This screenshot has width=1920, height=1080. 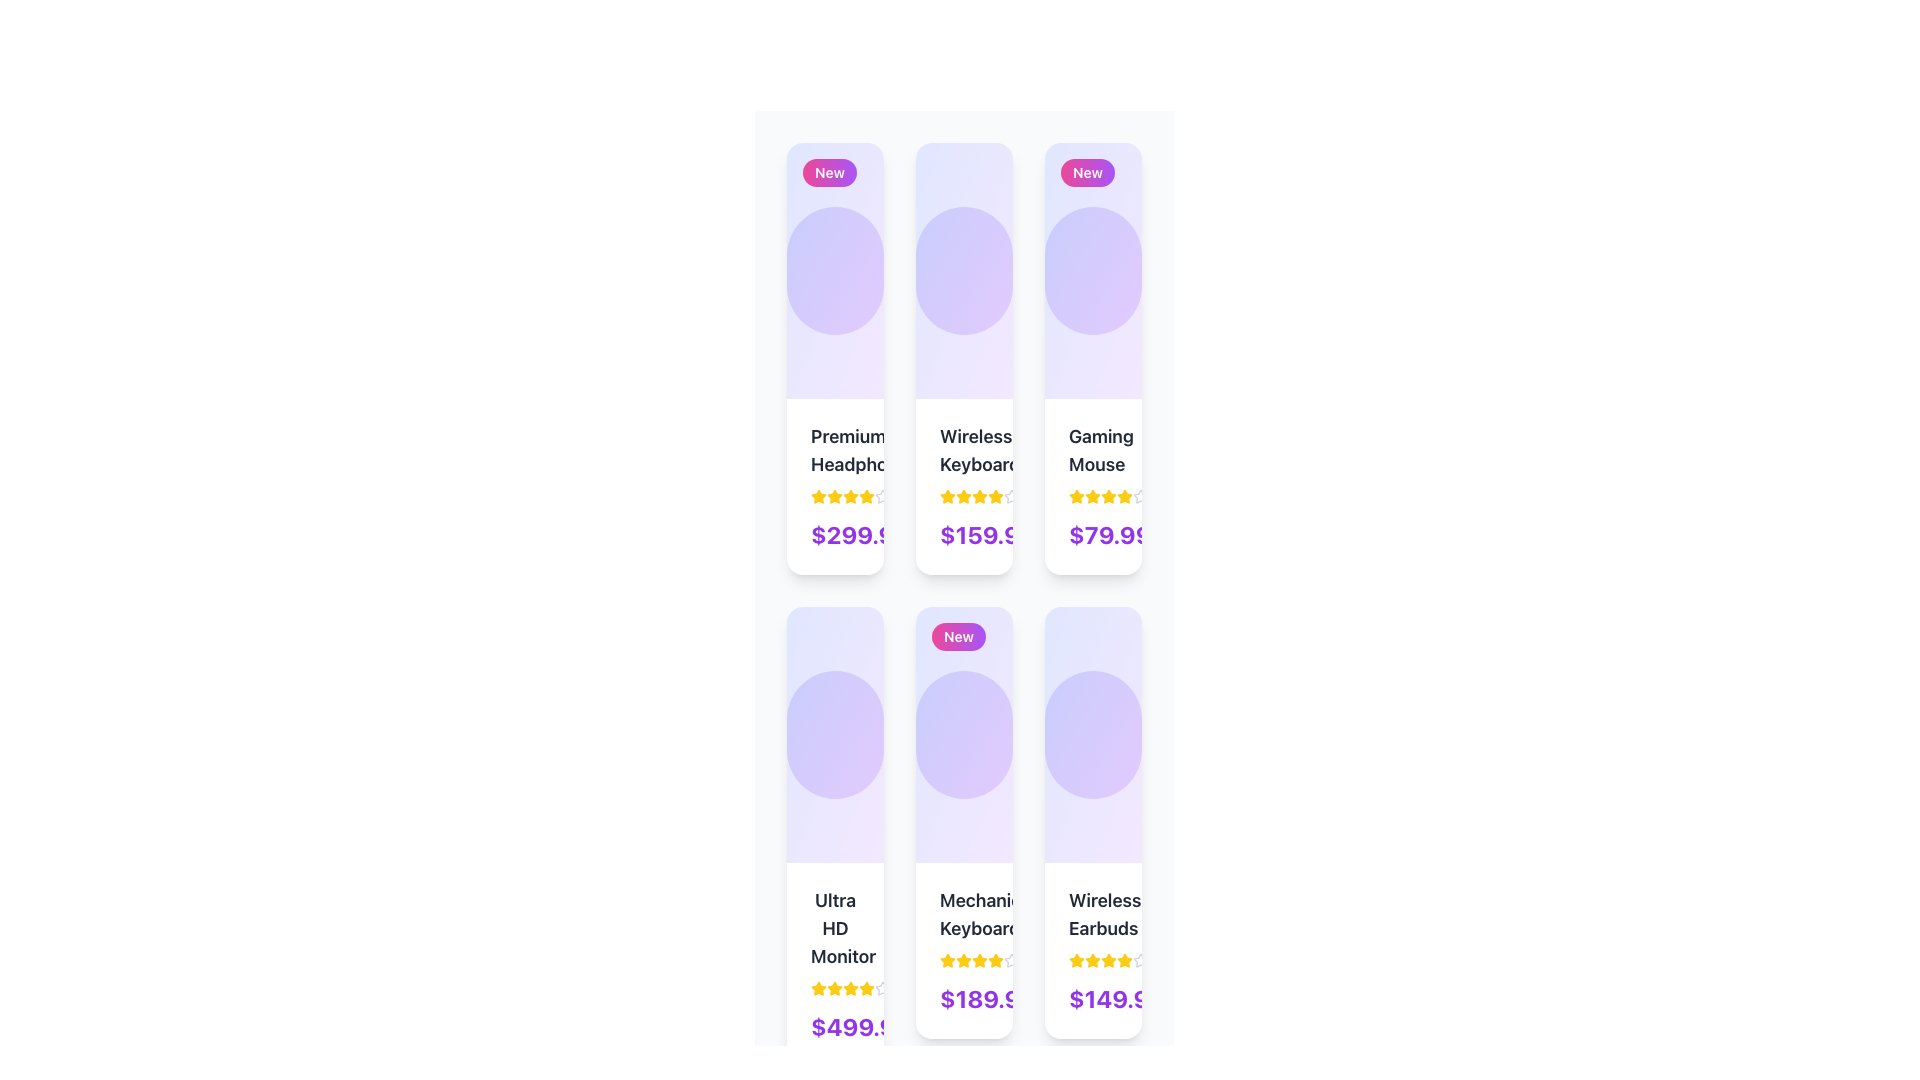 I want to click on the price display text element located in the bottom section of the 'Wireless Earbuds' product card, positioned centrally below the rating stars, so click(x=1092, y=999).